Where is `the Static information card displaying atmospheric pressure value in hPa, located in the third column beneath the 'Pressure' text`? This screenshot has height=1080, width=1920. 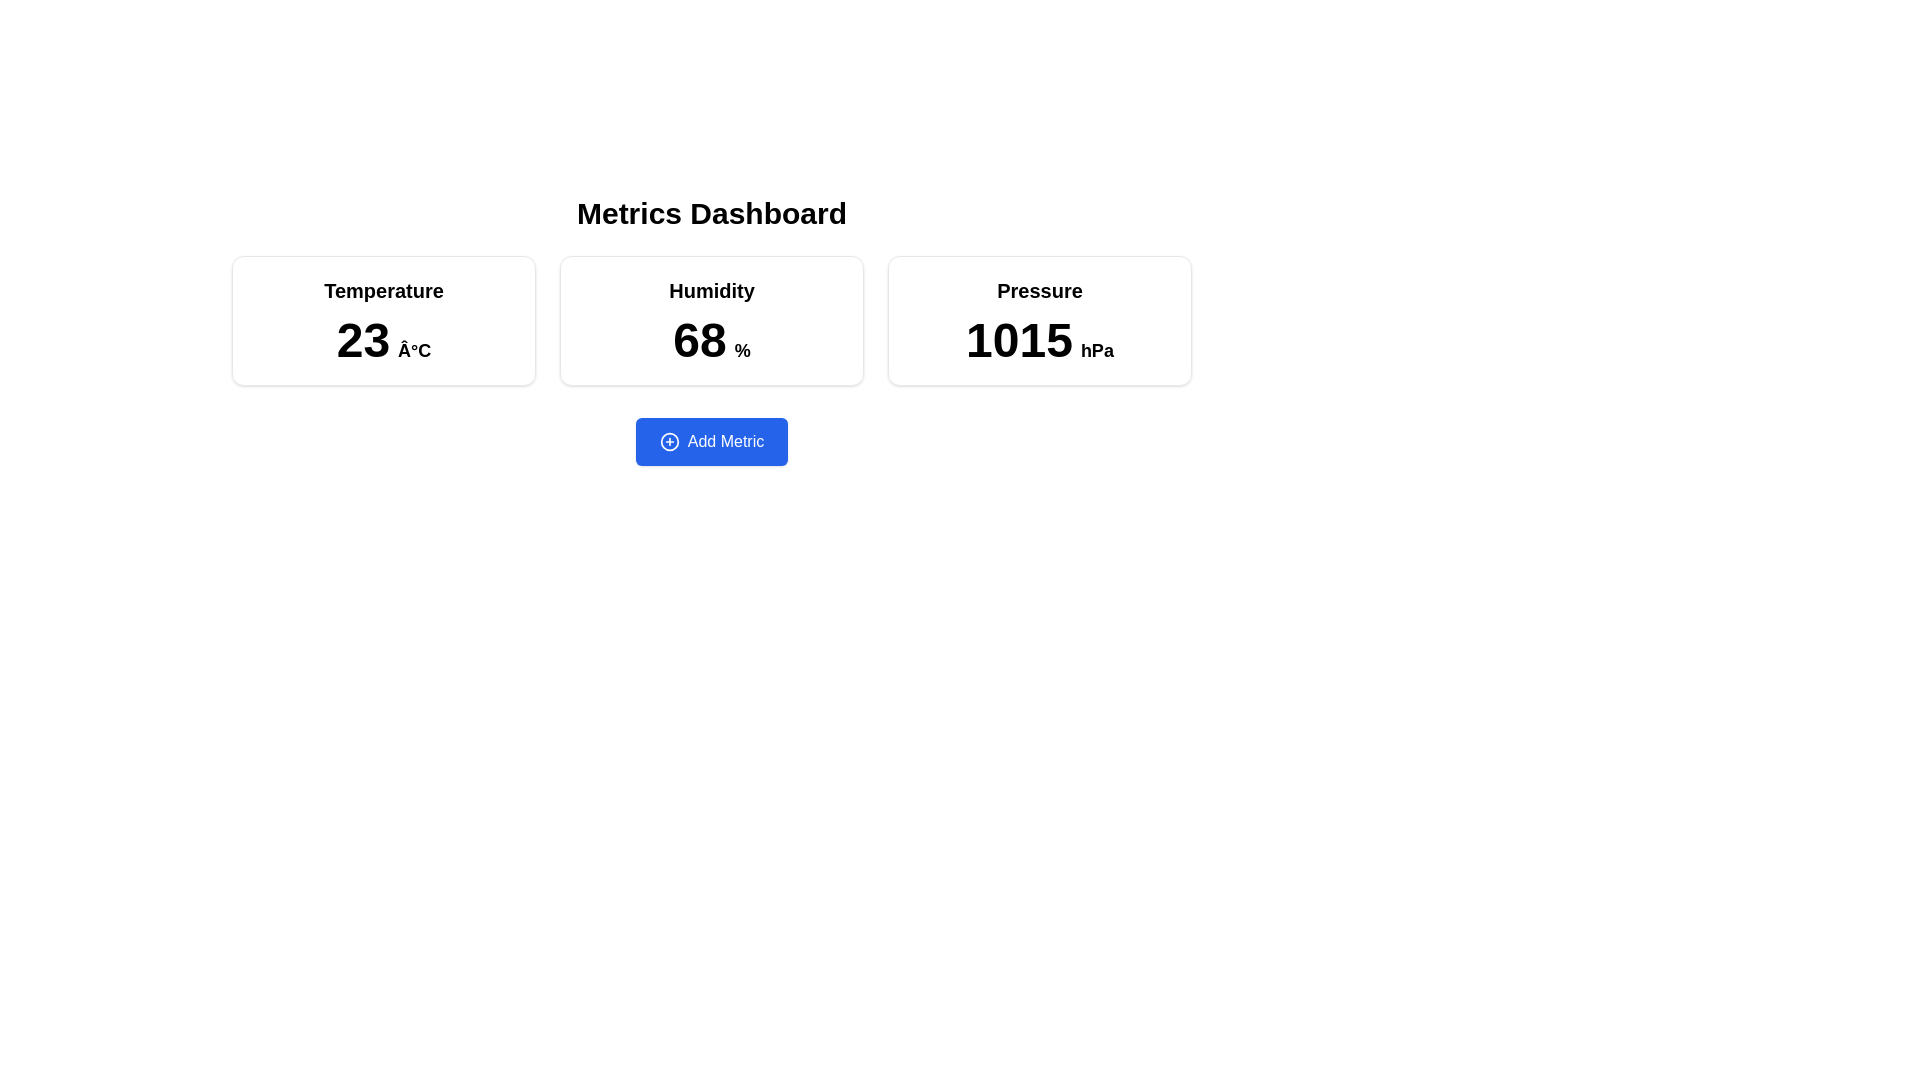 the Static information card displaying atmospheric pressure value in hPa, located in the third column beneath the 'Pressure' text is located at coordinates (1040, 319).